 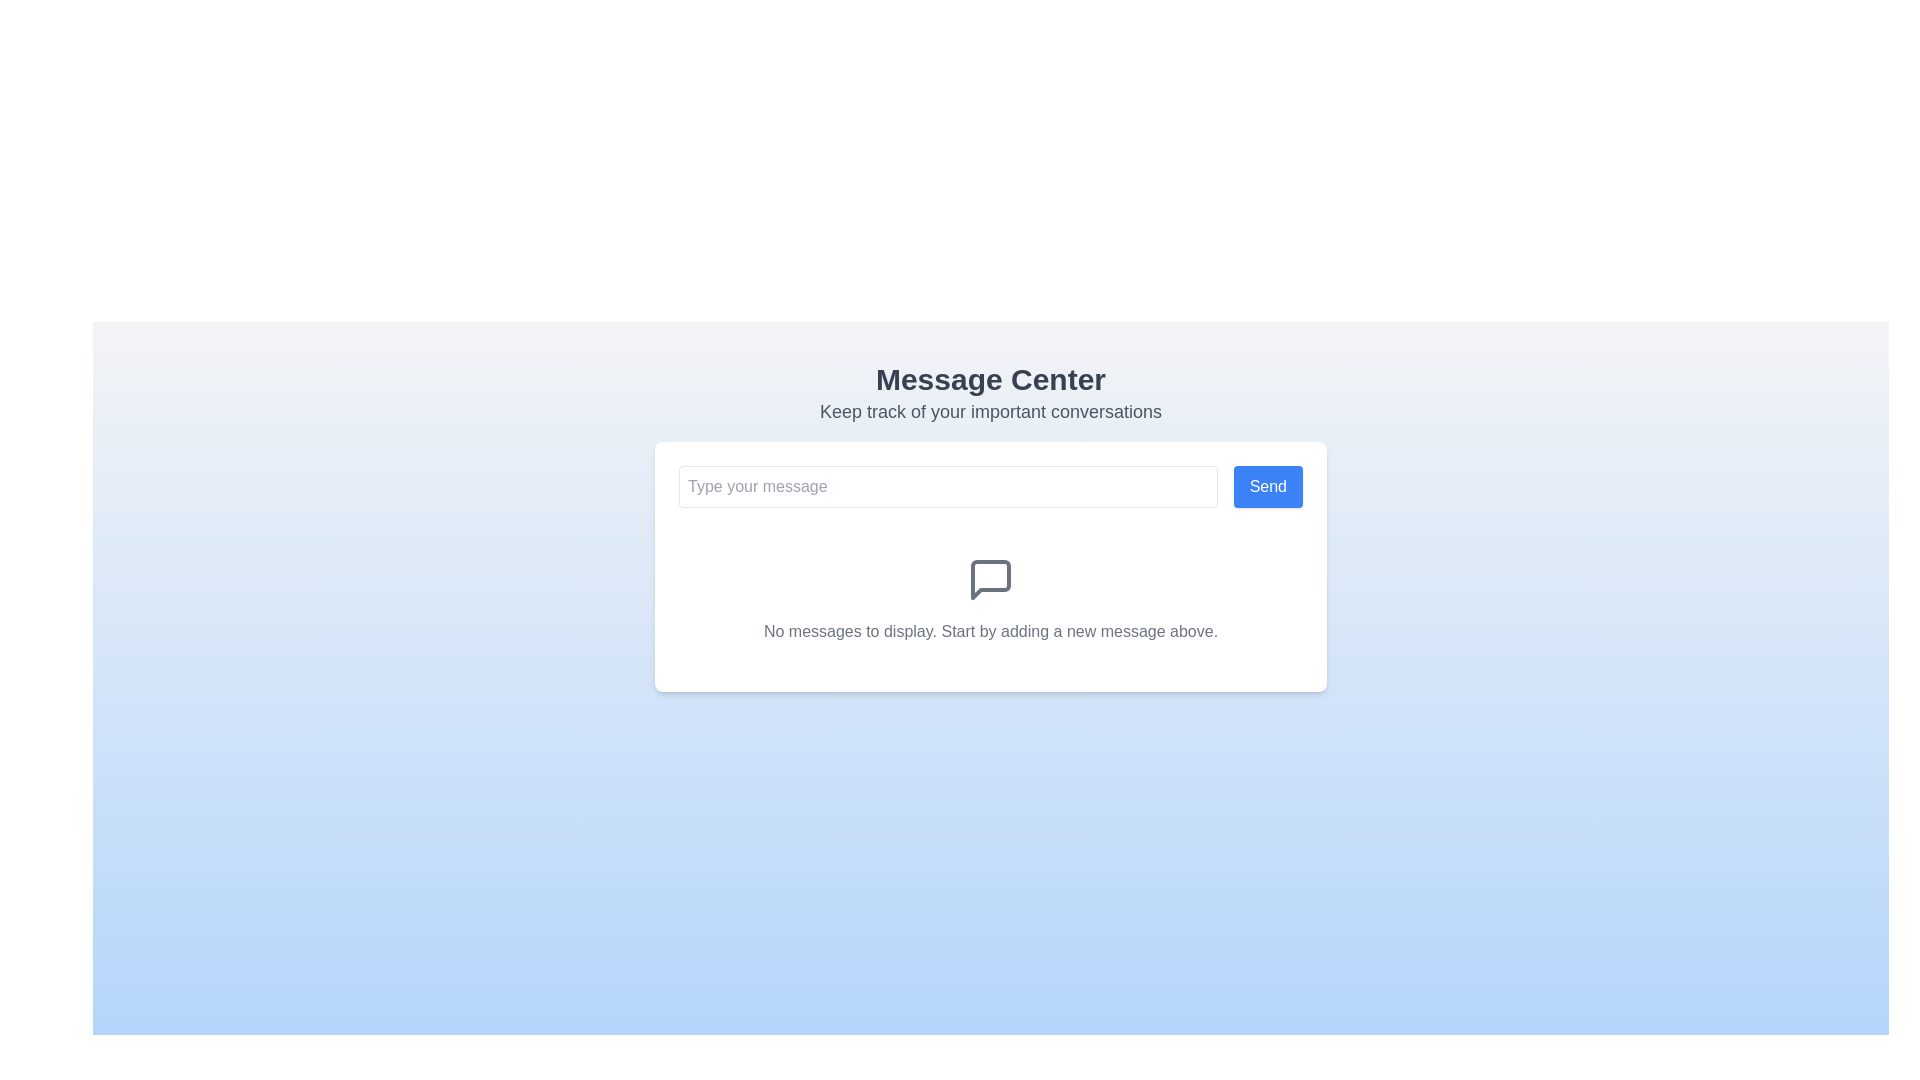 What do you see at coordinates (990, 411) in the screenshot?
I see `text label that serves as a descriptive subtitle beneath the 'Message Center' heading, indicating the functionality of managing conversations` at bounding box center [990, 411].